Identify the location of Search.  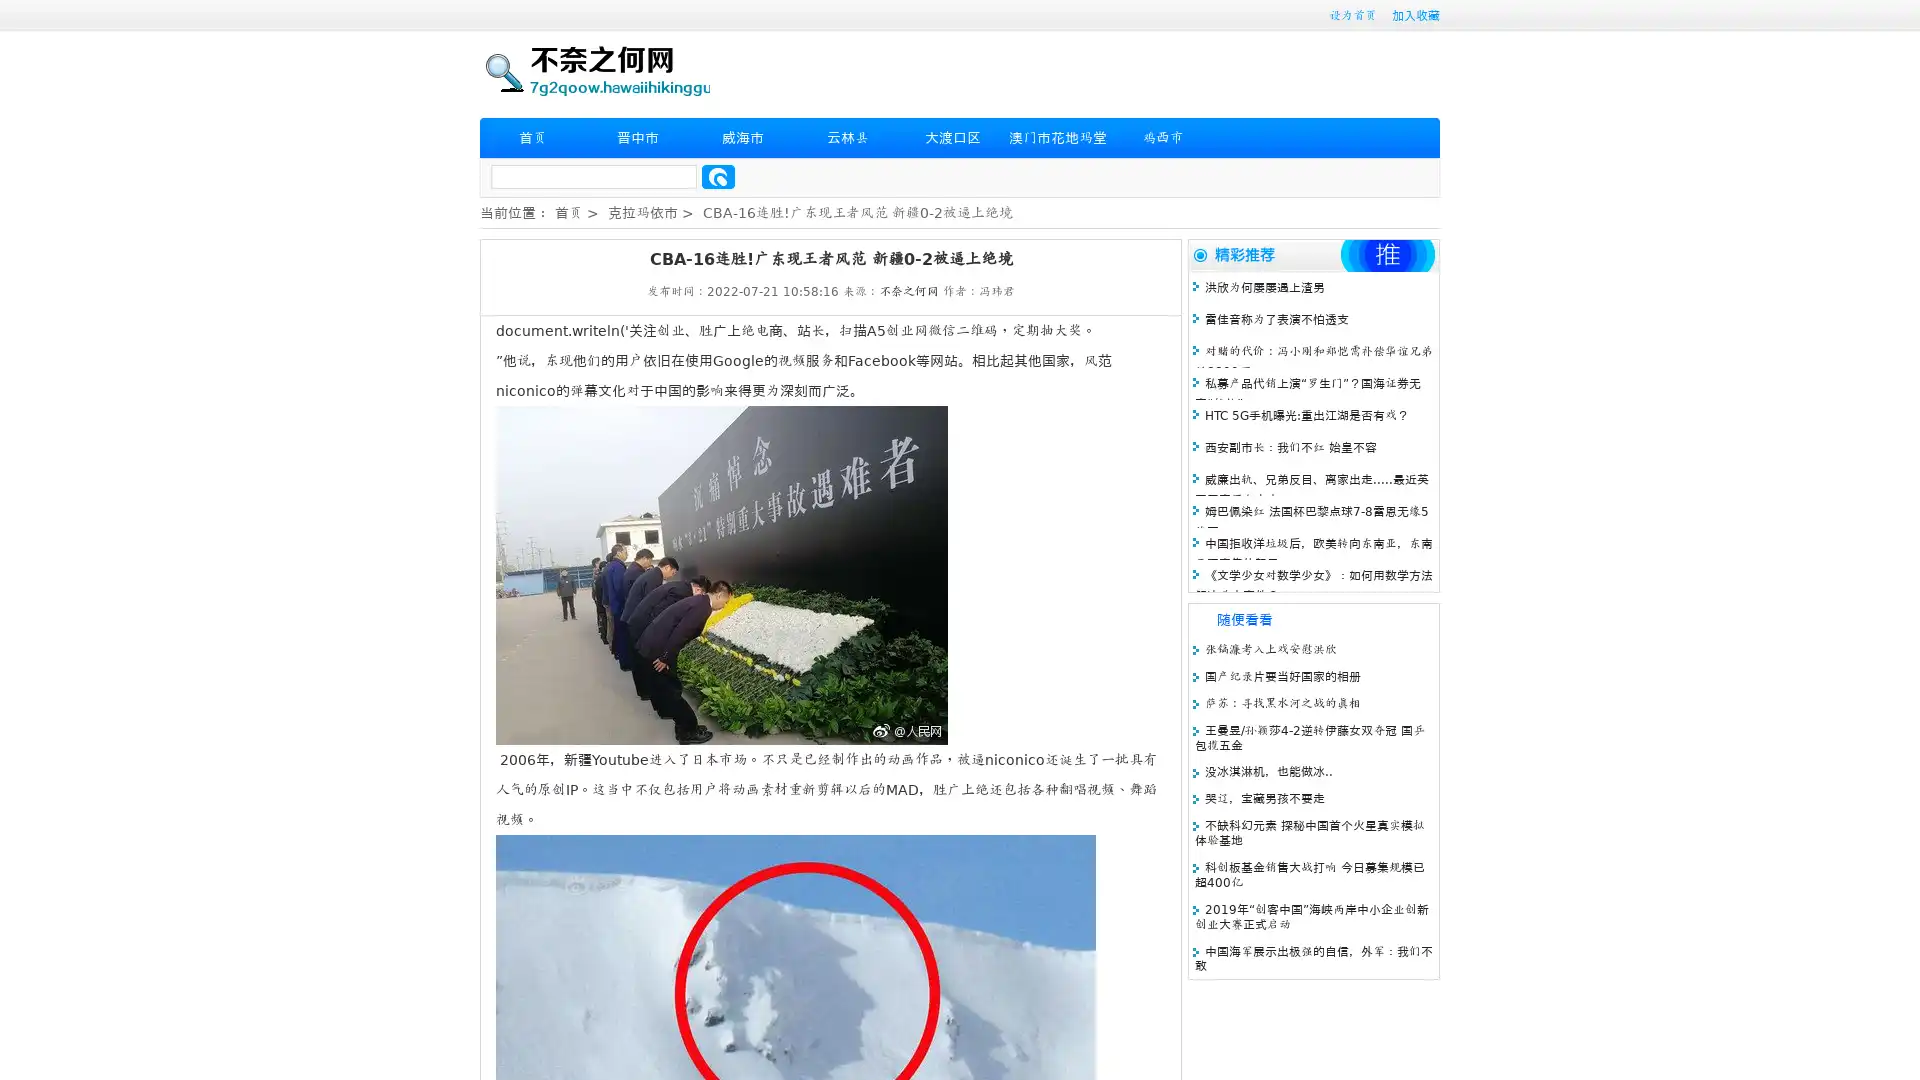
(718, 176).